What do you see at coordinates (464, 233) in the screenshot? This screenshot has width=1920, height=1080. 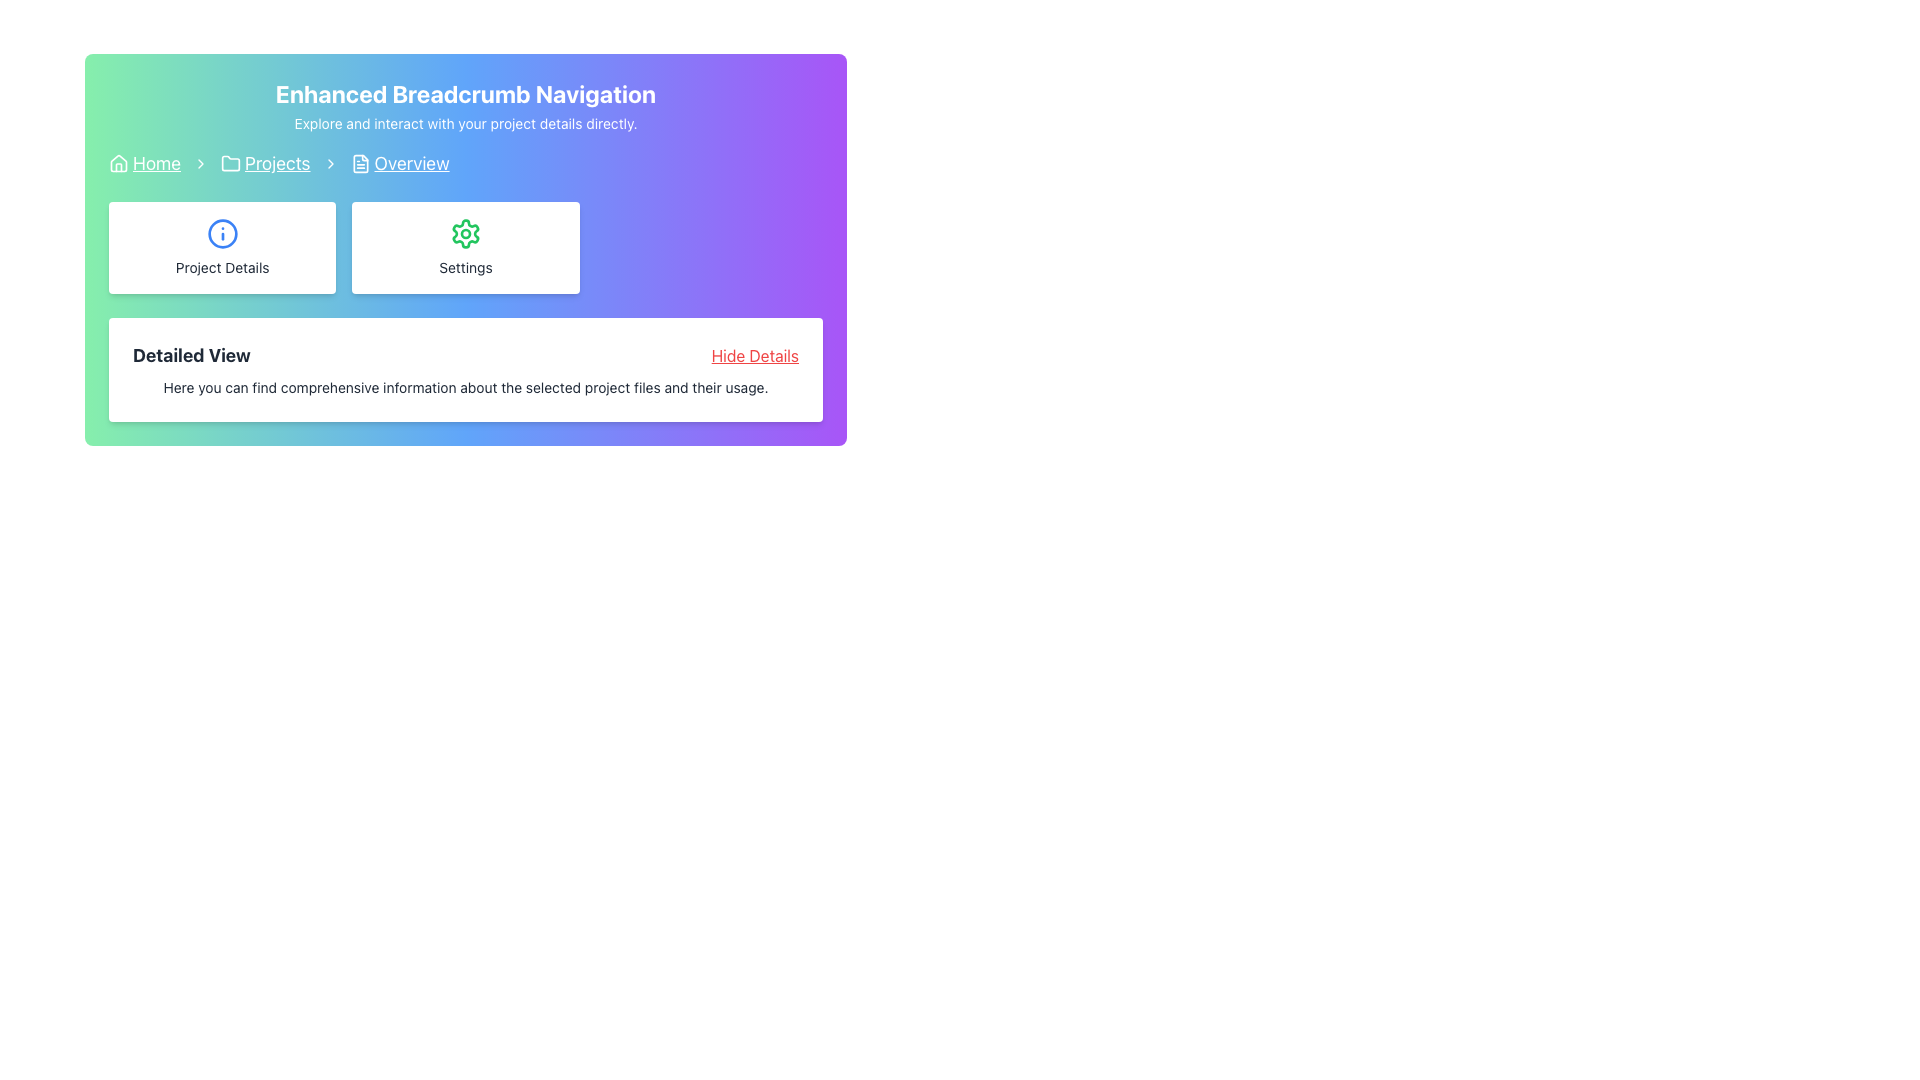 I see `the green gear-like icon in the upper section of the interface` at bounding box center [464, 233].